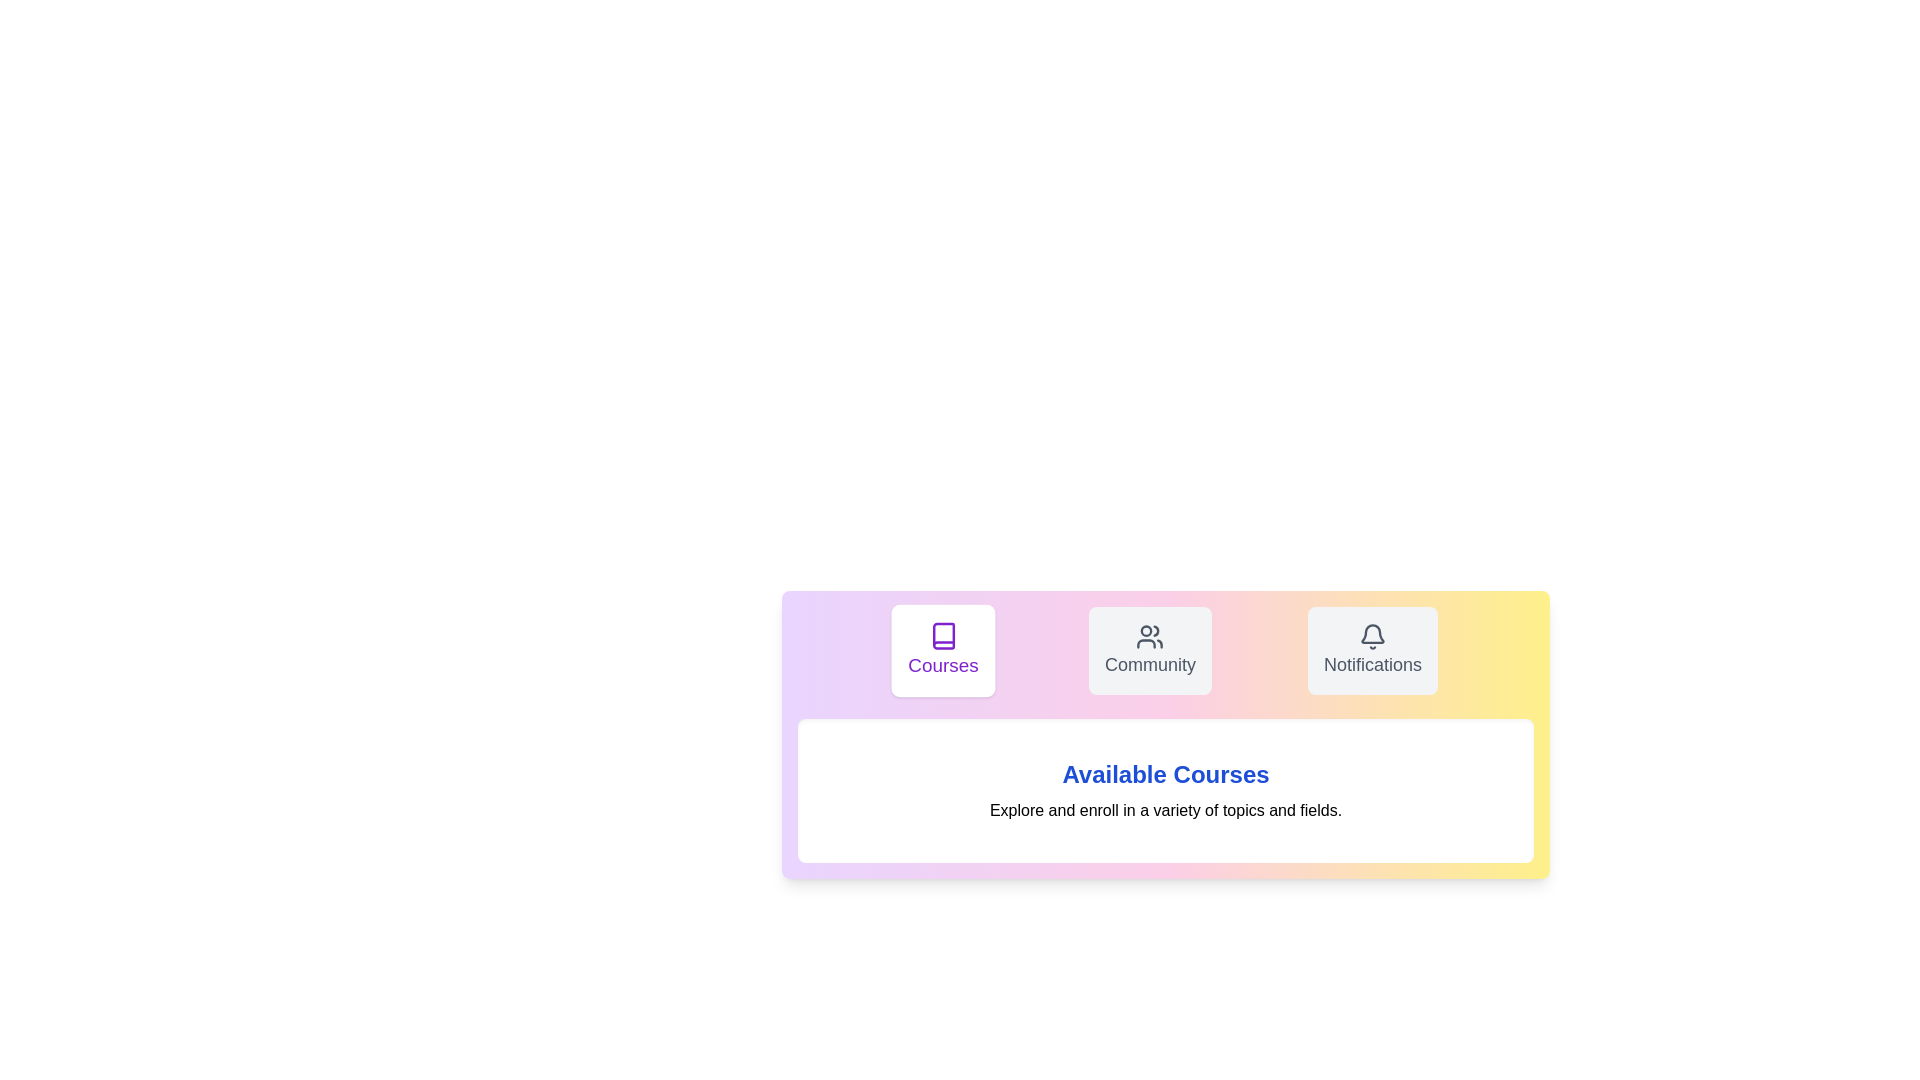 This screenshot has height=1080, width=1920. Describe the element at coordinates (942, 651) in the screenshot. I see `the Courses tab` at that location.